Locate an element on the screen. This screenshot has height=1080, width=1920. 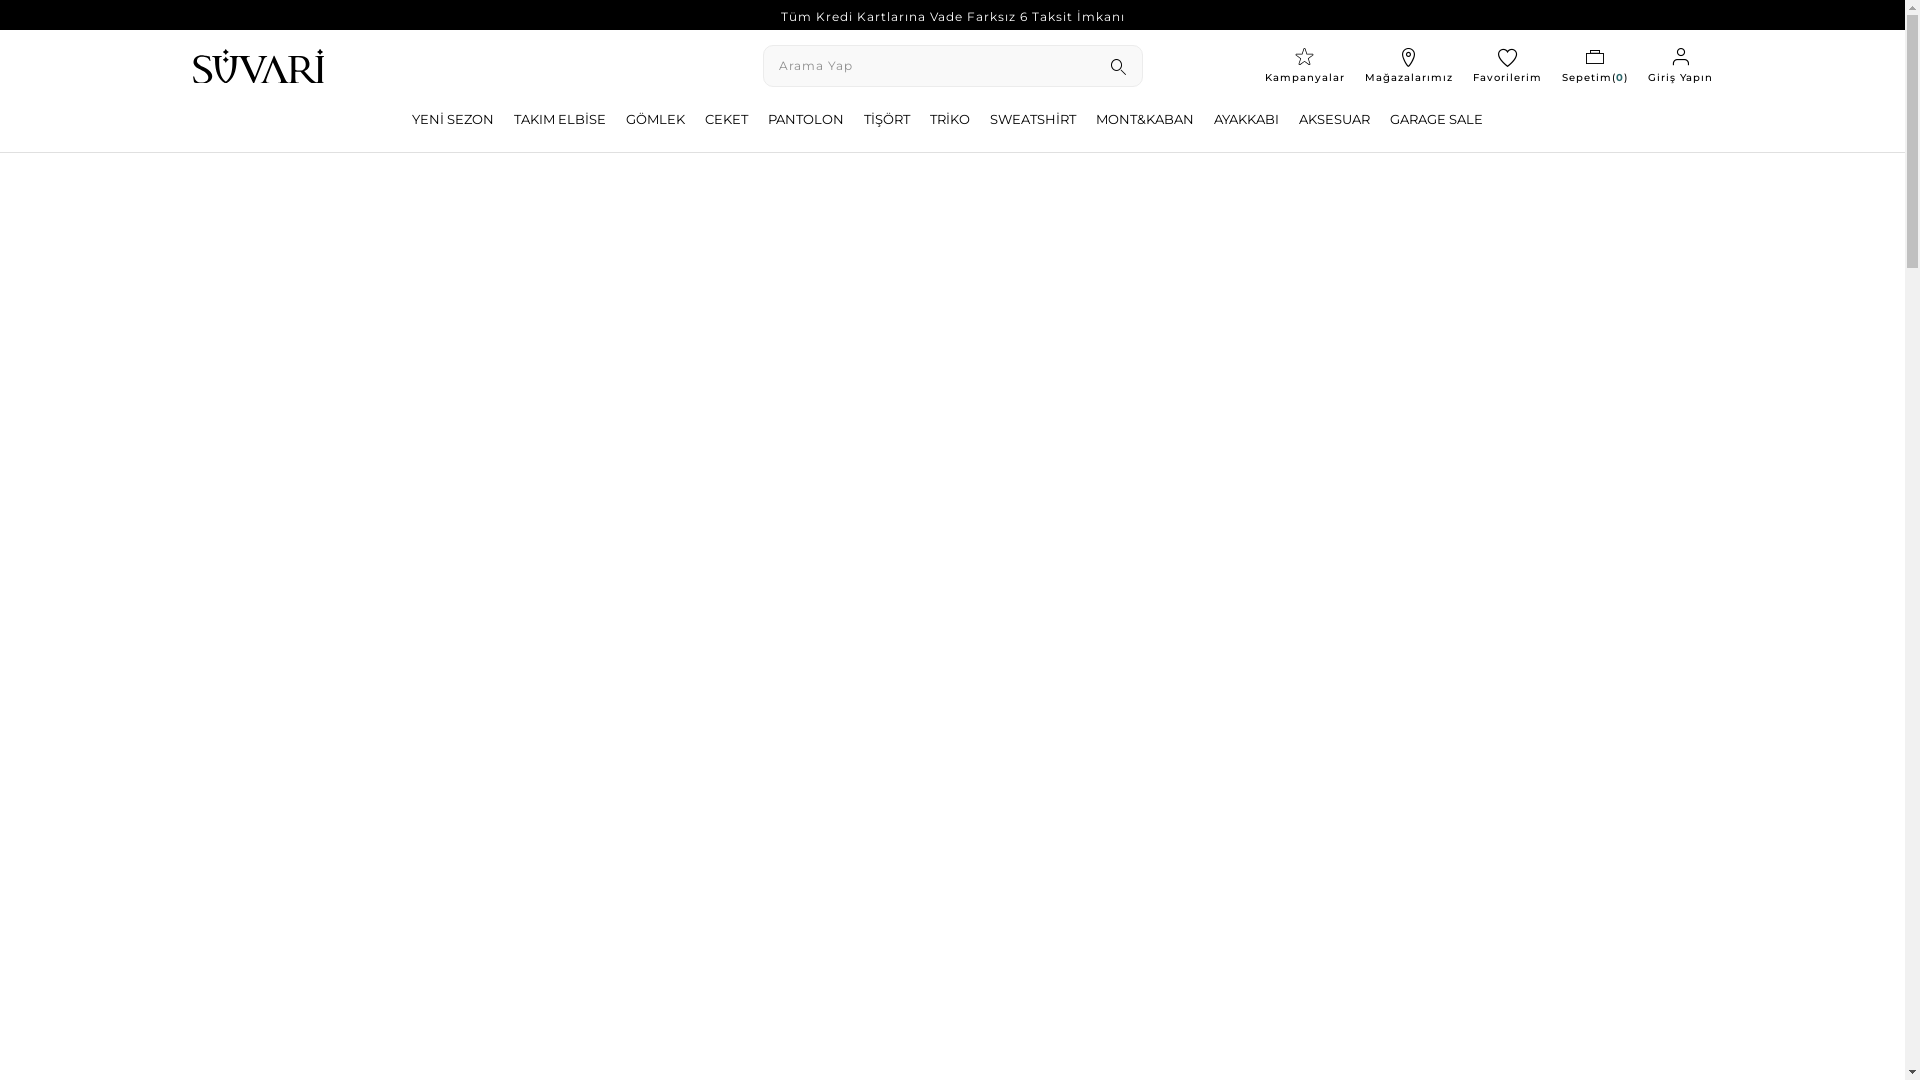
'PANTOLON' is located at coordinates (806, 119).